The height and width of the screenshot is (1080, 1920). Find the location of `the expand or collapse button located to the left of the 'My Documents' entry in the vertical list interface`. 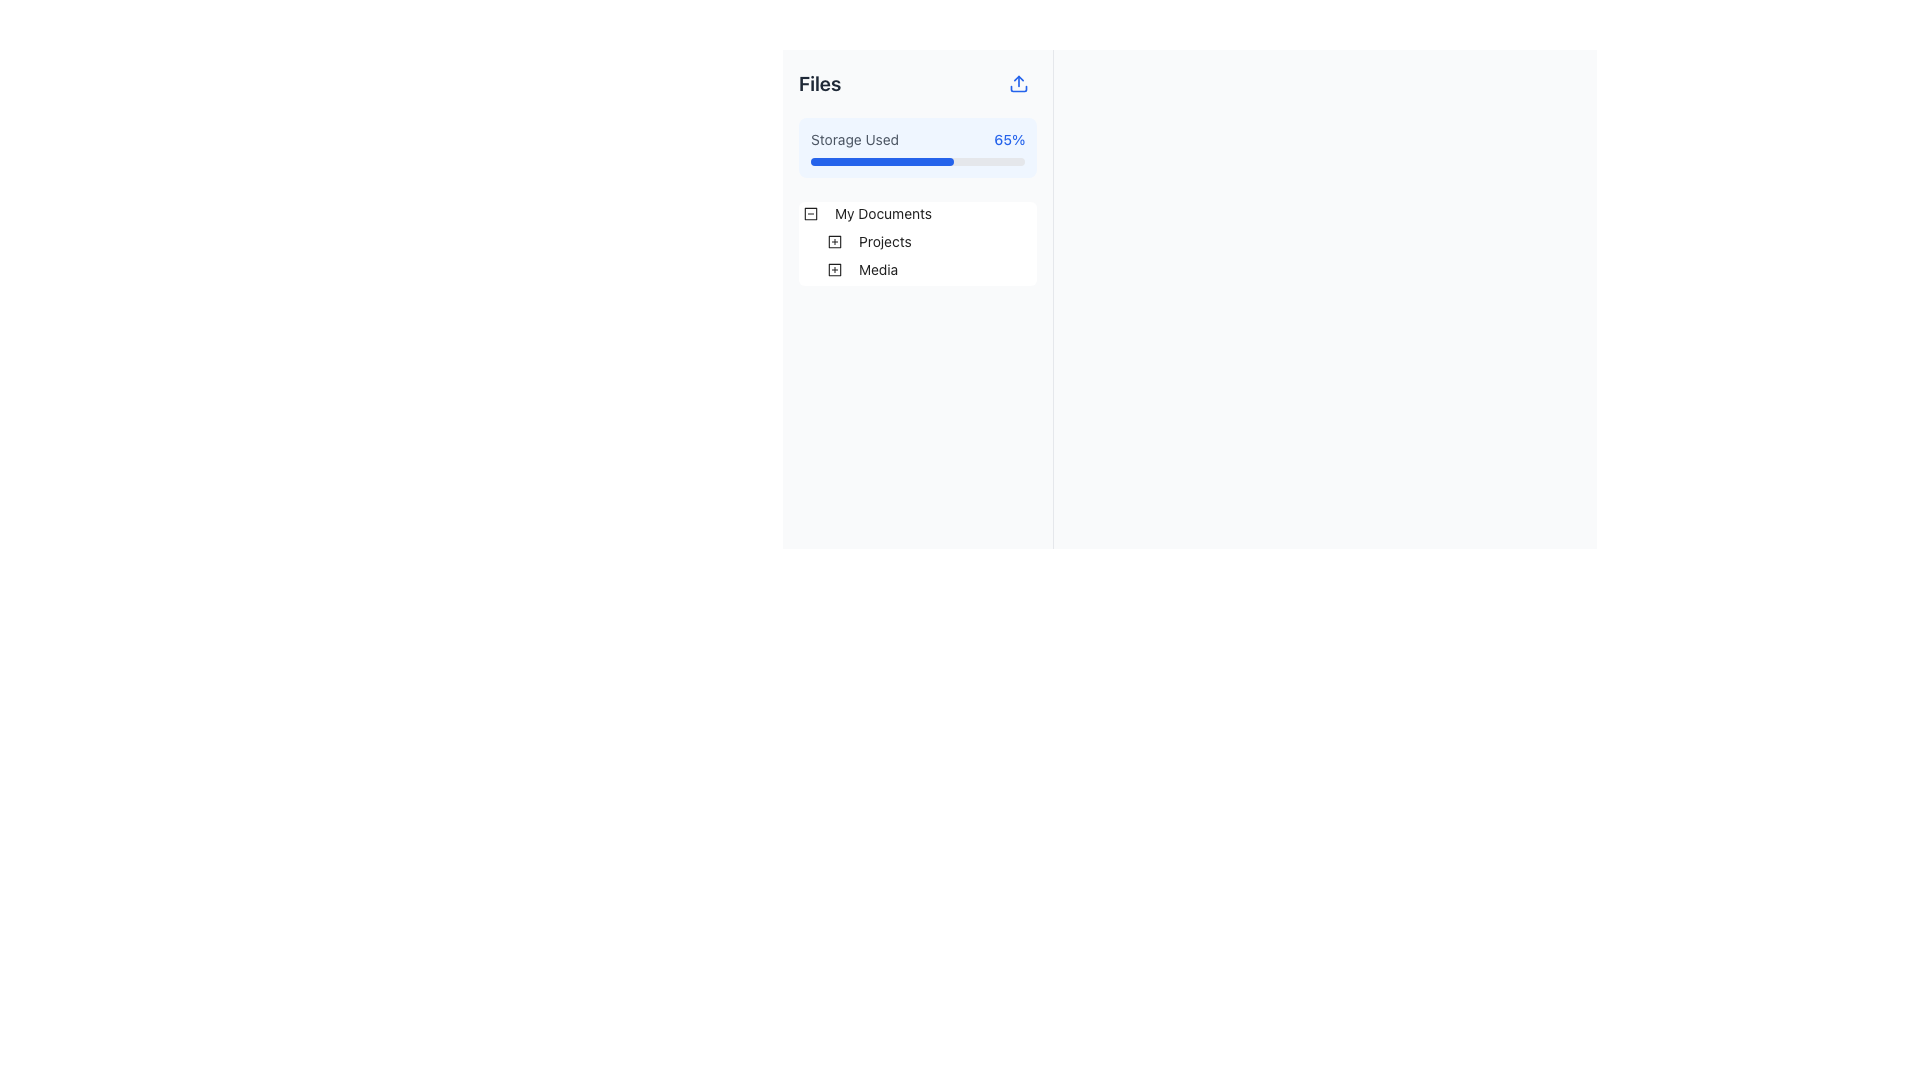

the expand or collapse button located to the left of the 'My Documents' entry in the vertical list interface is located at coordinates (811, 213).